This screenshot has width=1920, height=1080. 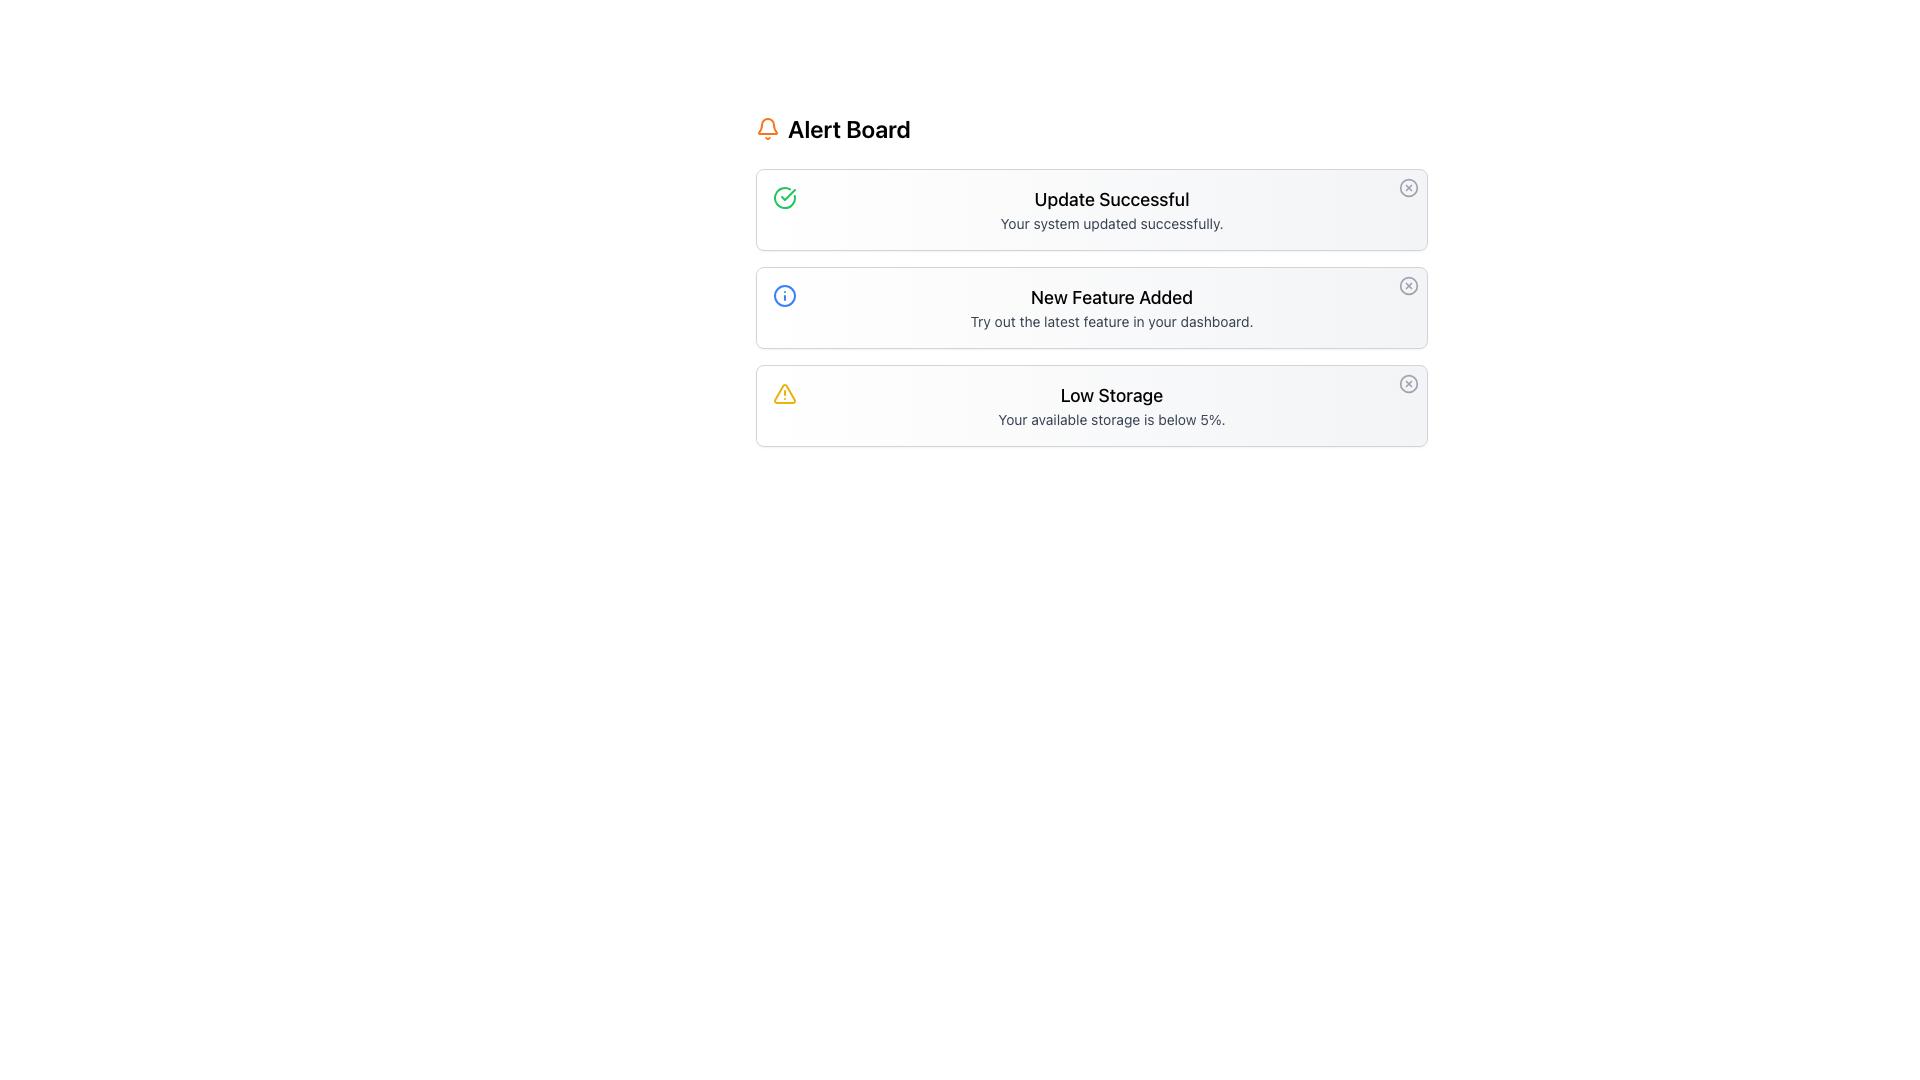 I want to click on 'Low Storage' notification, which is the third alert in the 'Alert Board' section, displaying a warning about storage availability, so click(x=1111, y=405).